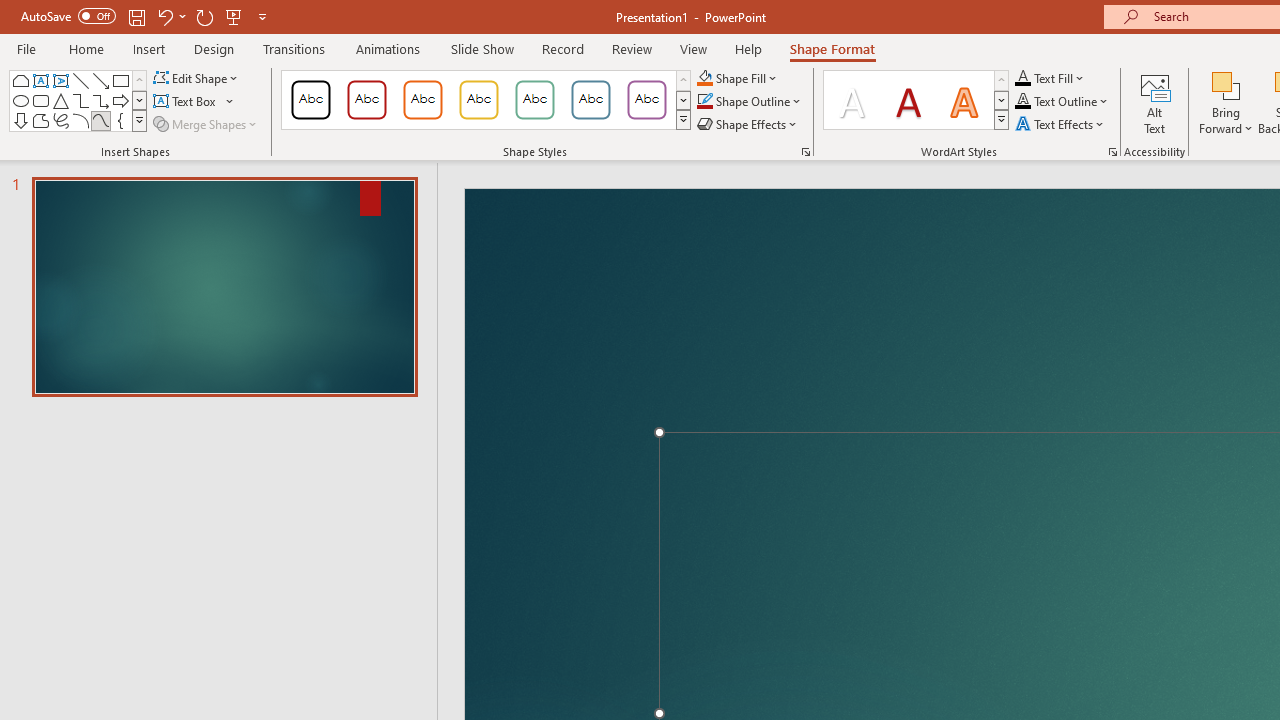 This screenshot has height=720, width=1280. I want to click on 'Isosceles Triangle', so click(60, 100).